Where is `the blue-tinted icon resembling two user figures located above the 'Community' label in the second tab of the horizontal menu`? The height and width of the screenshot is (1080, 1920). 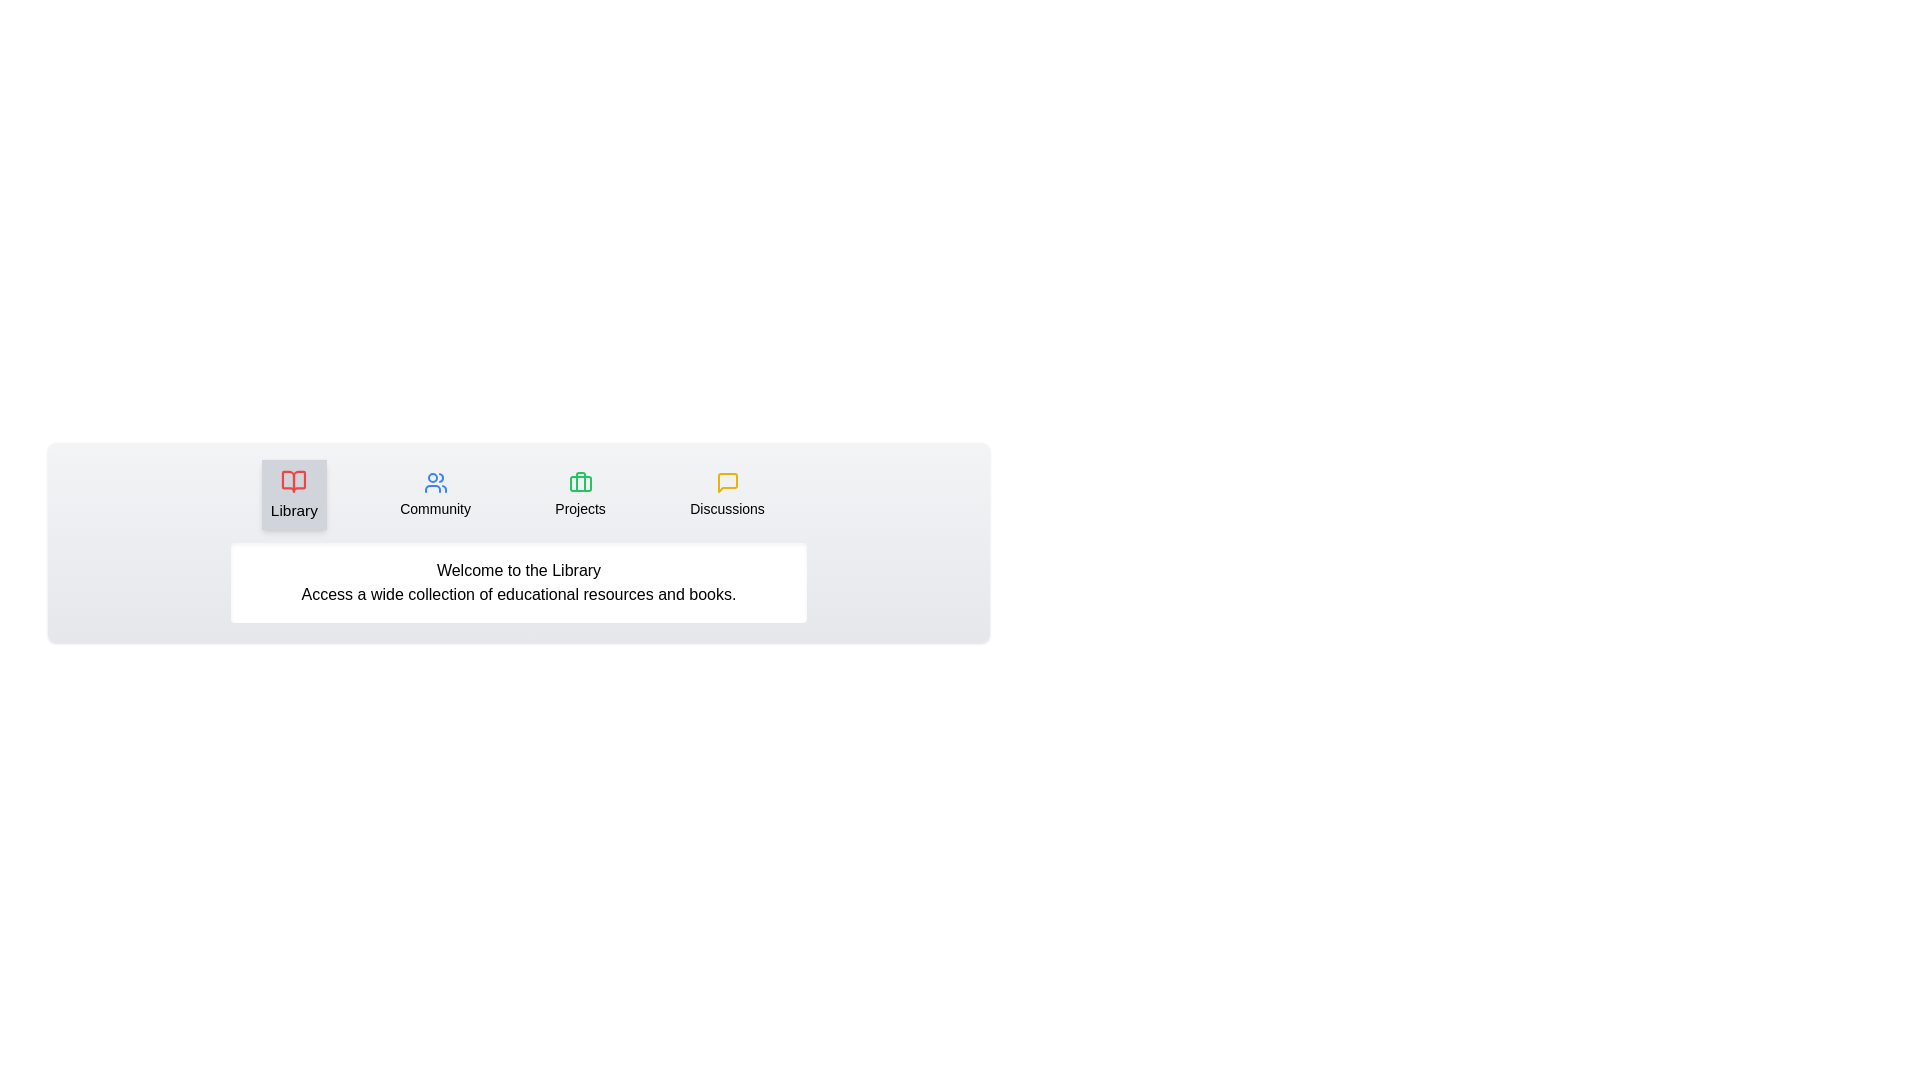 the blue-tinted icon resembling two user figures located above the 'Community' label in the second tab of the horizontal menu is located at coordinates (434, 482).